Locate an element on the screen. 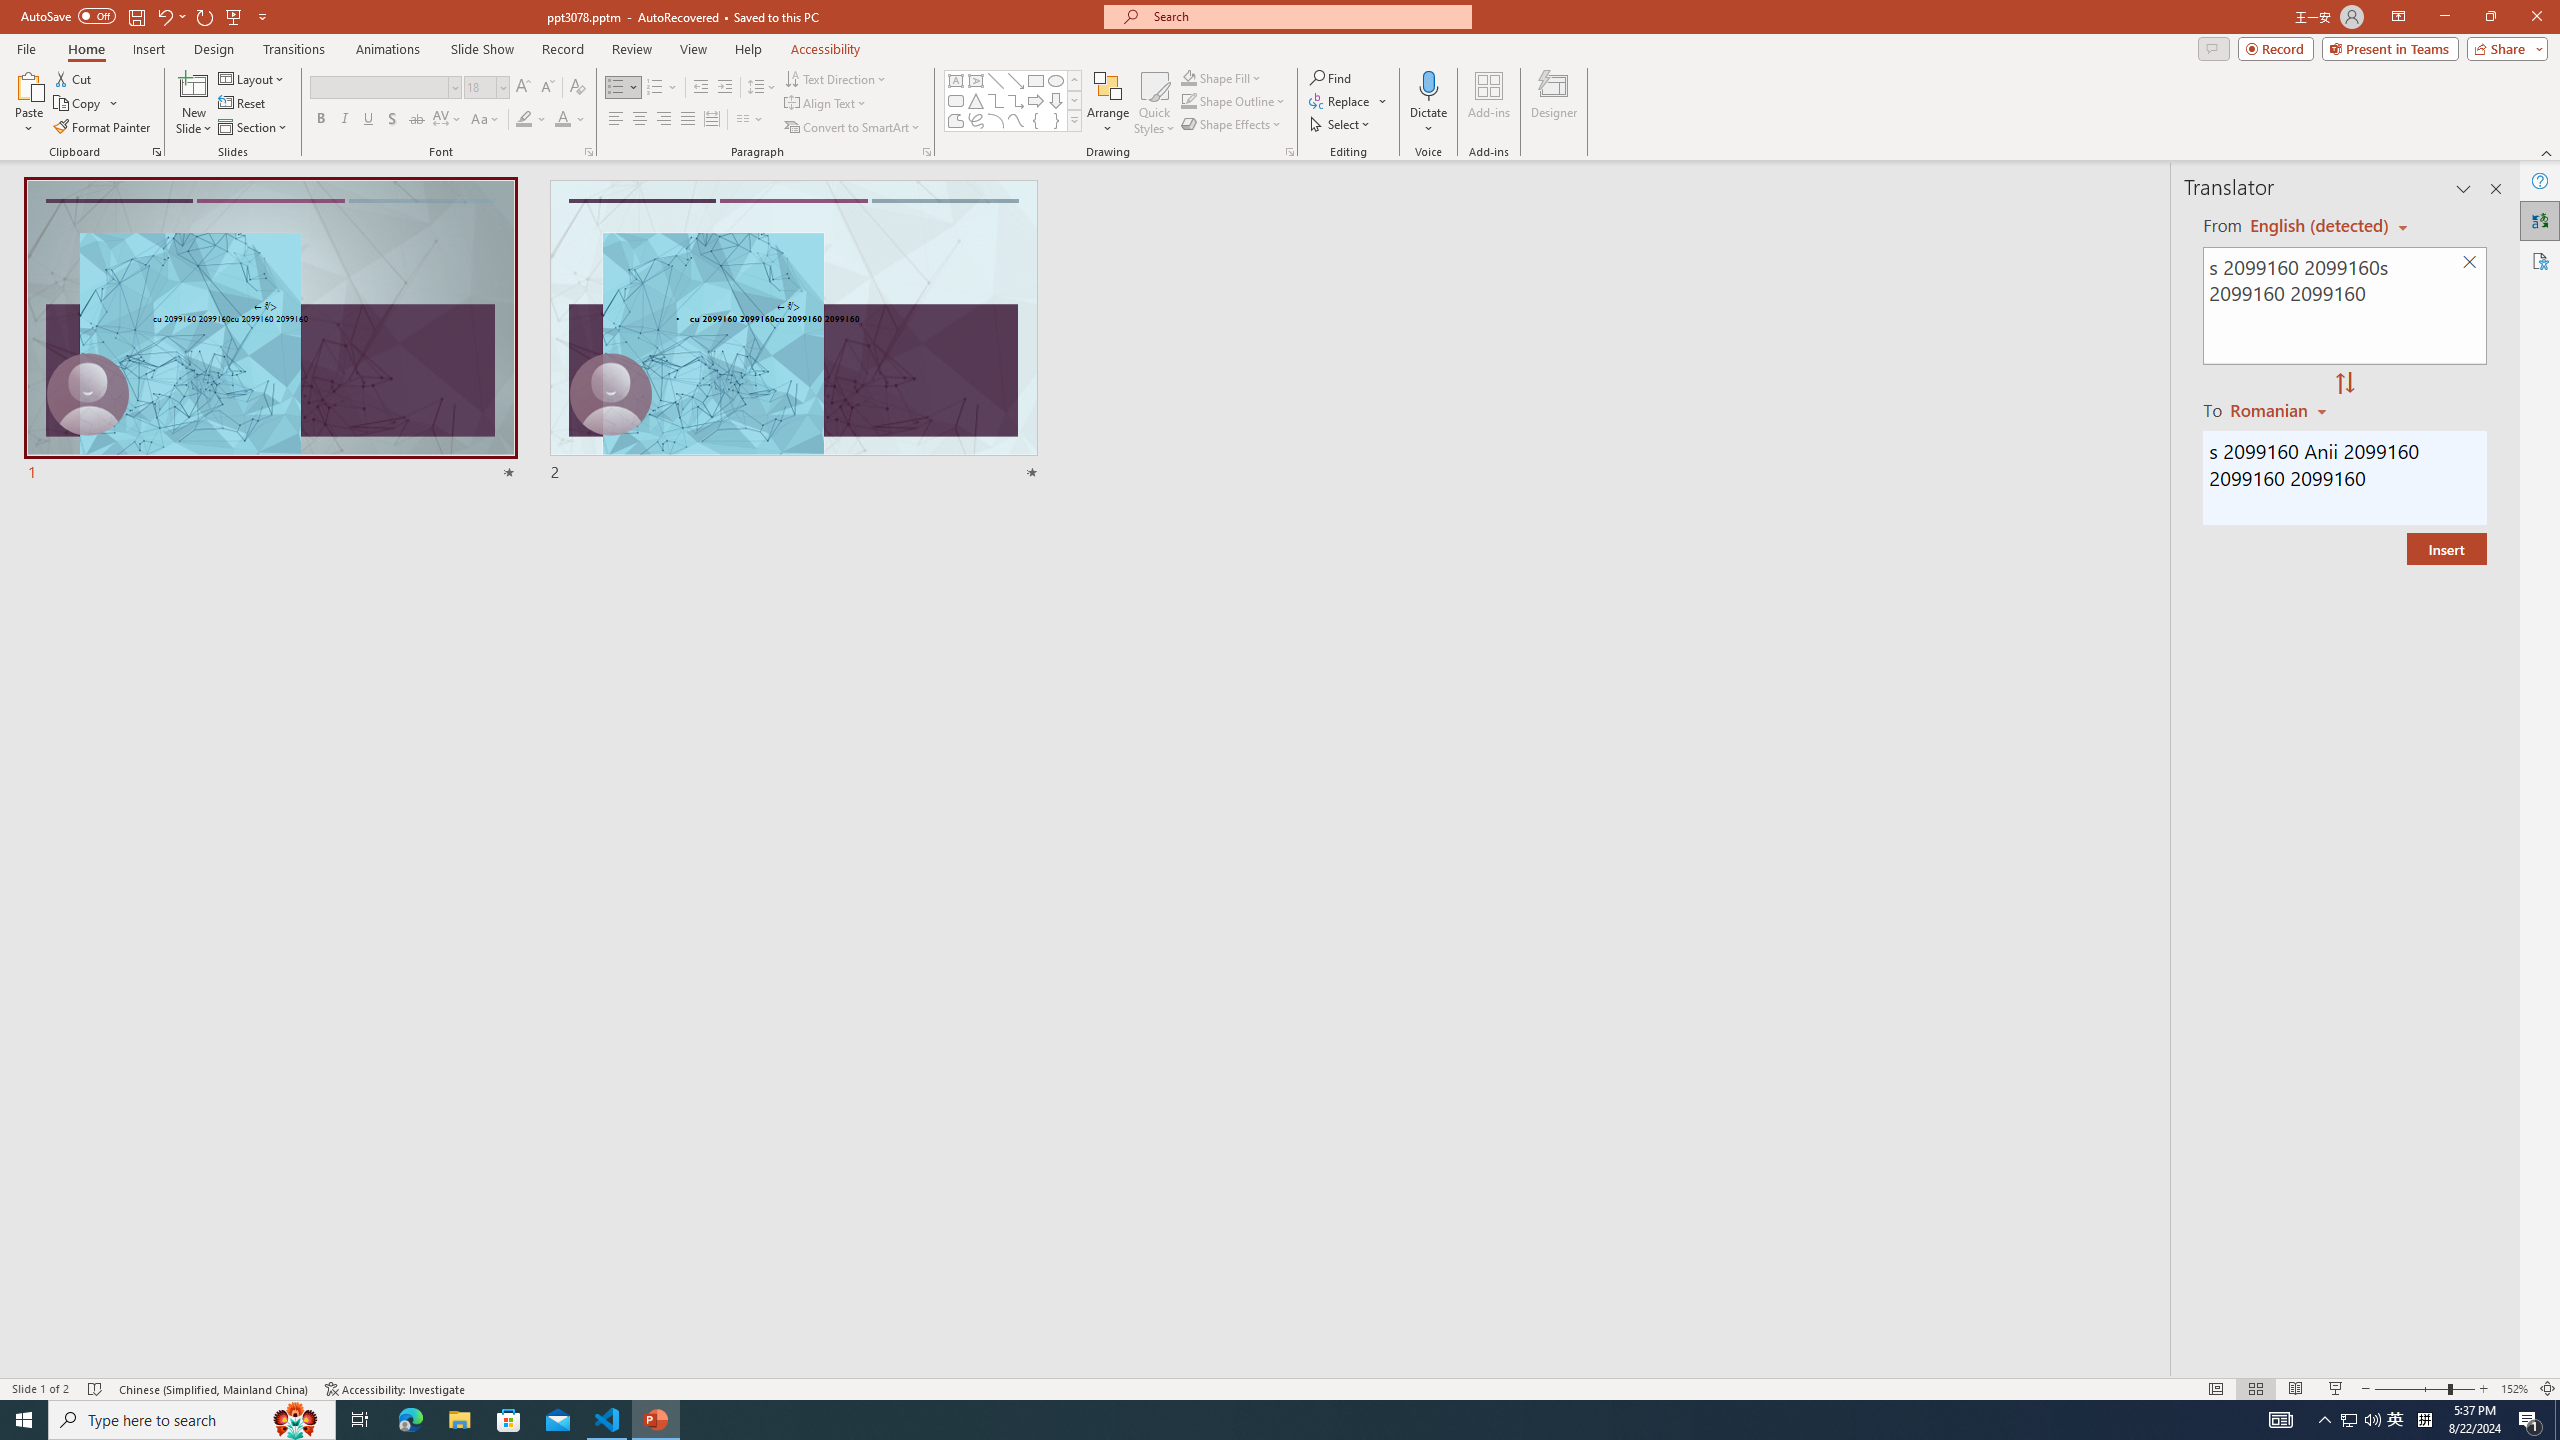 This screenshot has width=2560, height=1440. 'Czech (detected)' is located at coordinates (2319, 225).